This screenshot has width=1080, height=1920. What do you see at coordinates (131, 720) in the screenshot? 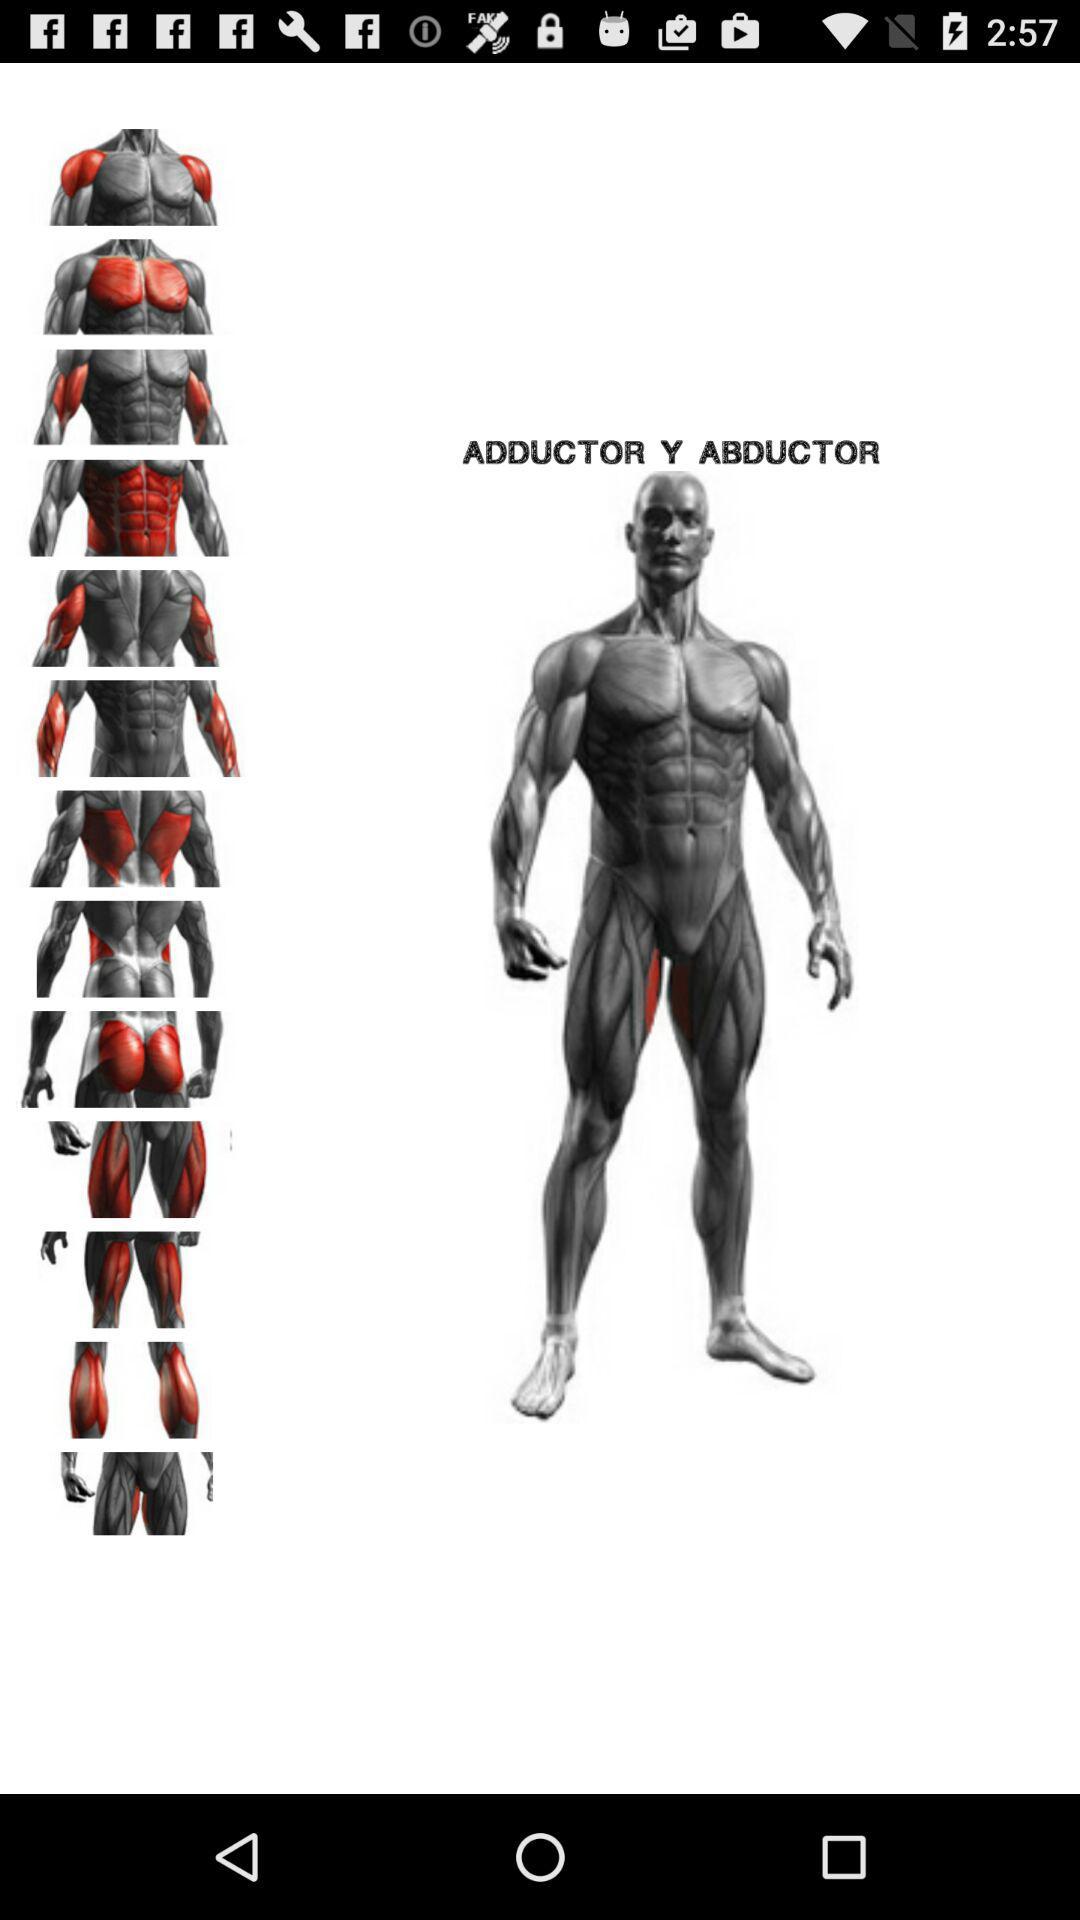
I see `forearms` at bounding box center [131, 720].